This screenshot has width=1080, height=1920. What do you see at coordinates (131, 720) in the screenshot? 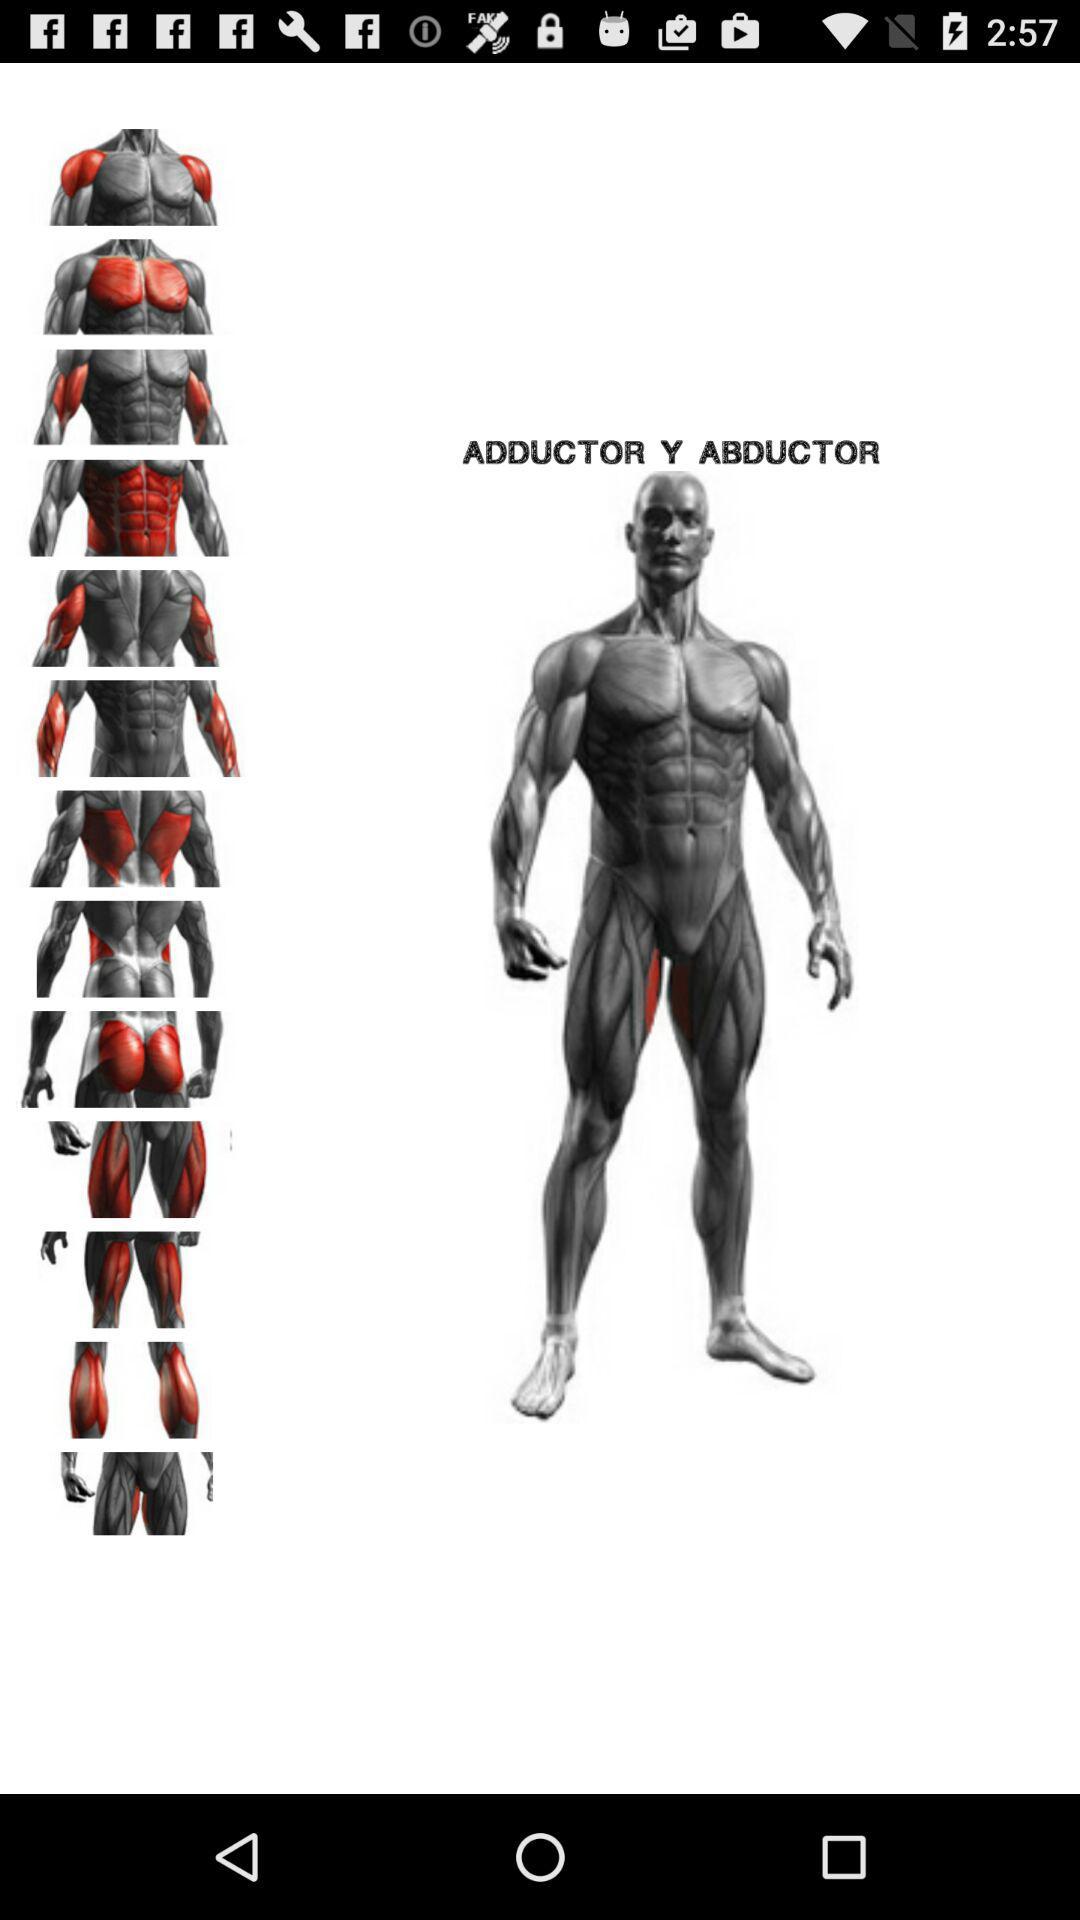
I see `forearms` at bounding box center [131, 720].